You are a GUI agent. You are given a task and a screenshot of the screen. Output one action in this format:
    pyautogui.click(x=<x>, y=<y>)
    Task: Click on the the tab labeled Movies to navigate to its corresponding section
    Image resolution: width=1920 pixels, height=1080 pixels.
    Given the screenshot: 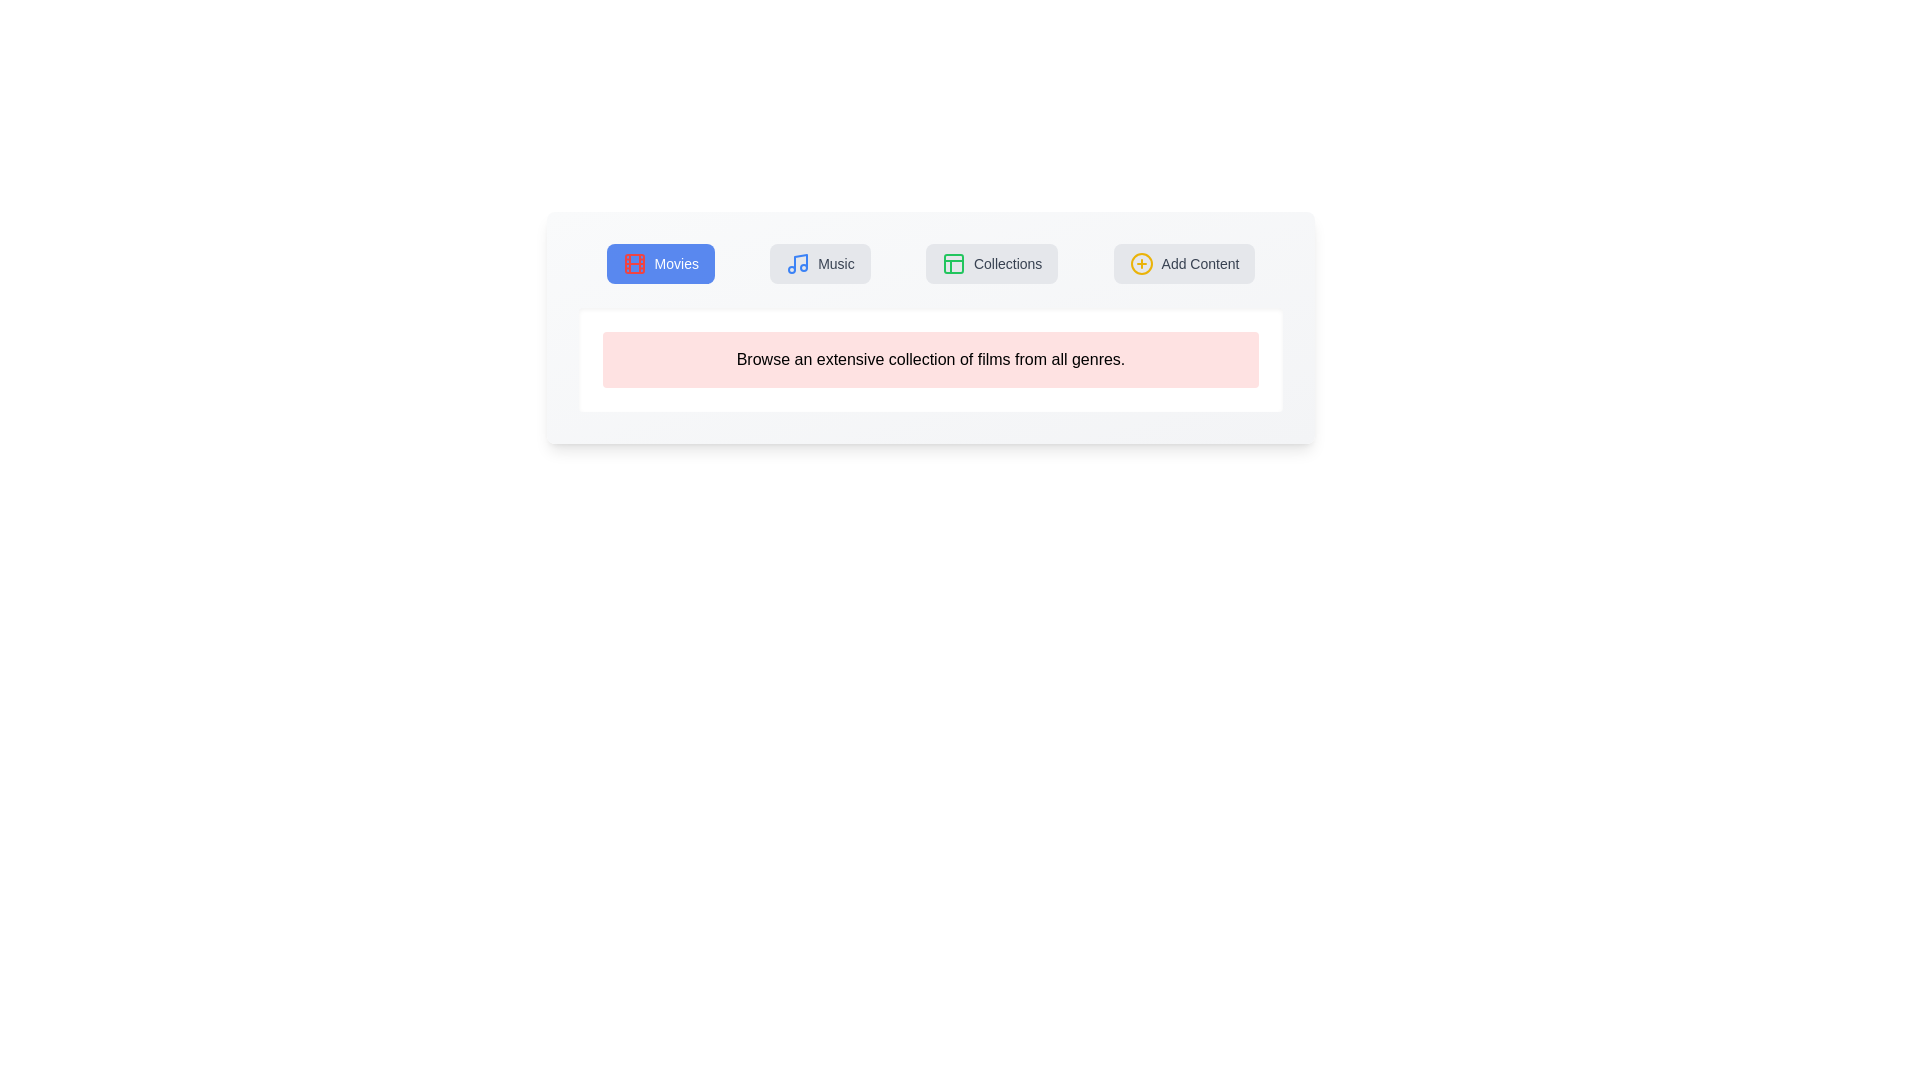 What is the action you would take?
    pyautogui.click(x=660, y=262)
    